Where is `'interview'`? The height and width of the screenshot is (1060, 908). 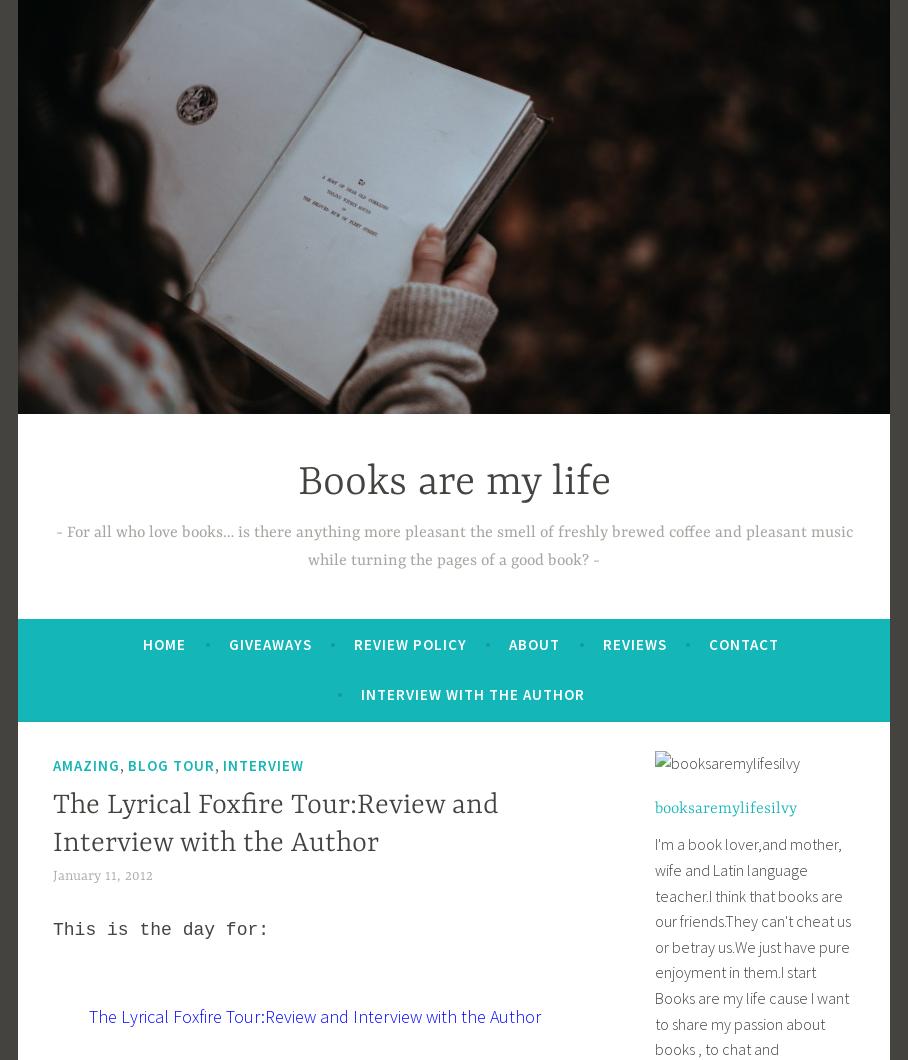
'interview' is located at coordinates (262, 764).